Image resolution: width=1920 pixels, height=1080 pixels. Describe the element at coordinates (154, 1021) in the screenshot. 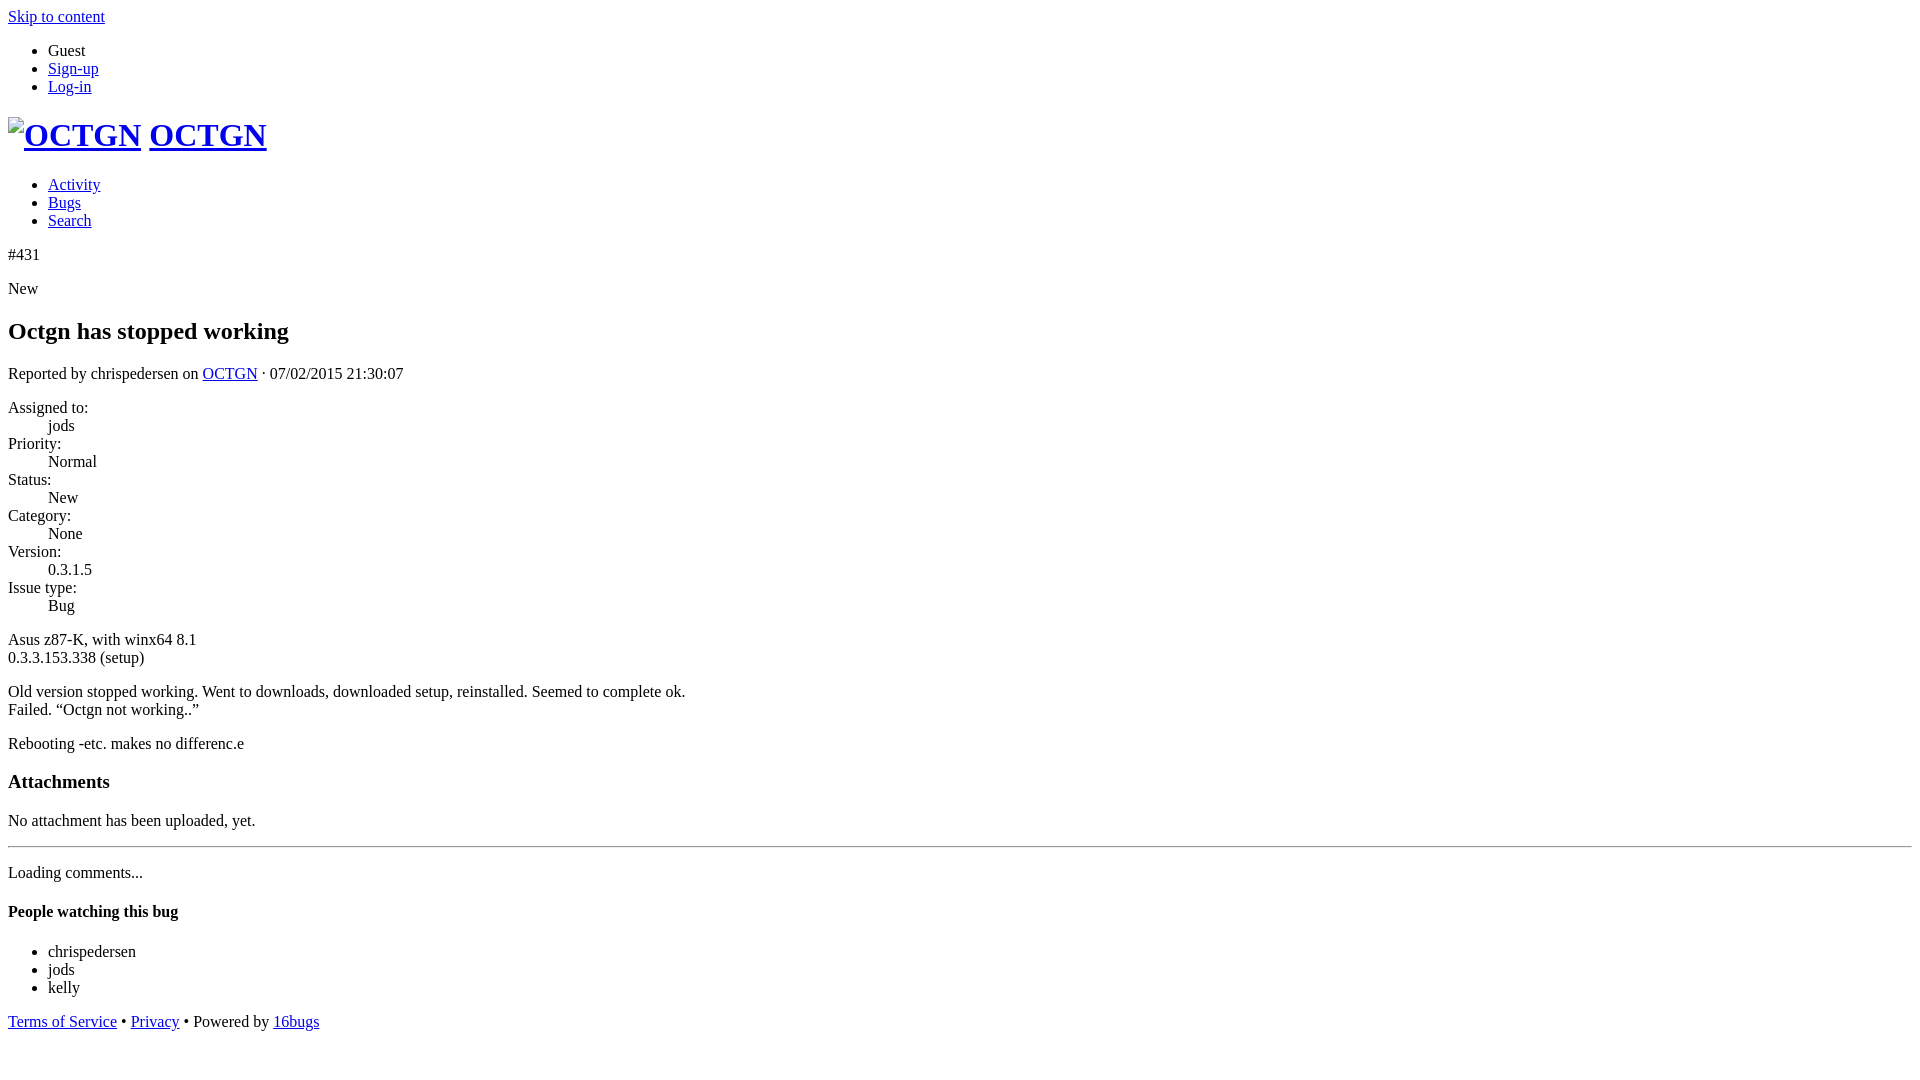

I see `'Privacy'` at that location.